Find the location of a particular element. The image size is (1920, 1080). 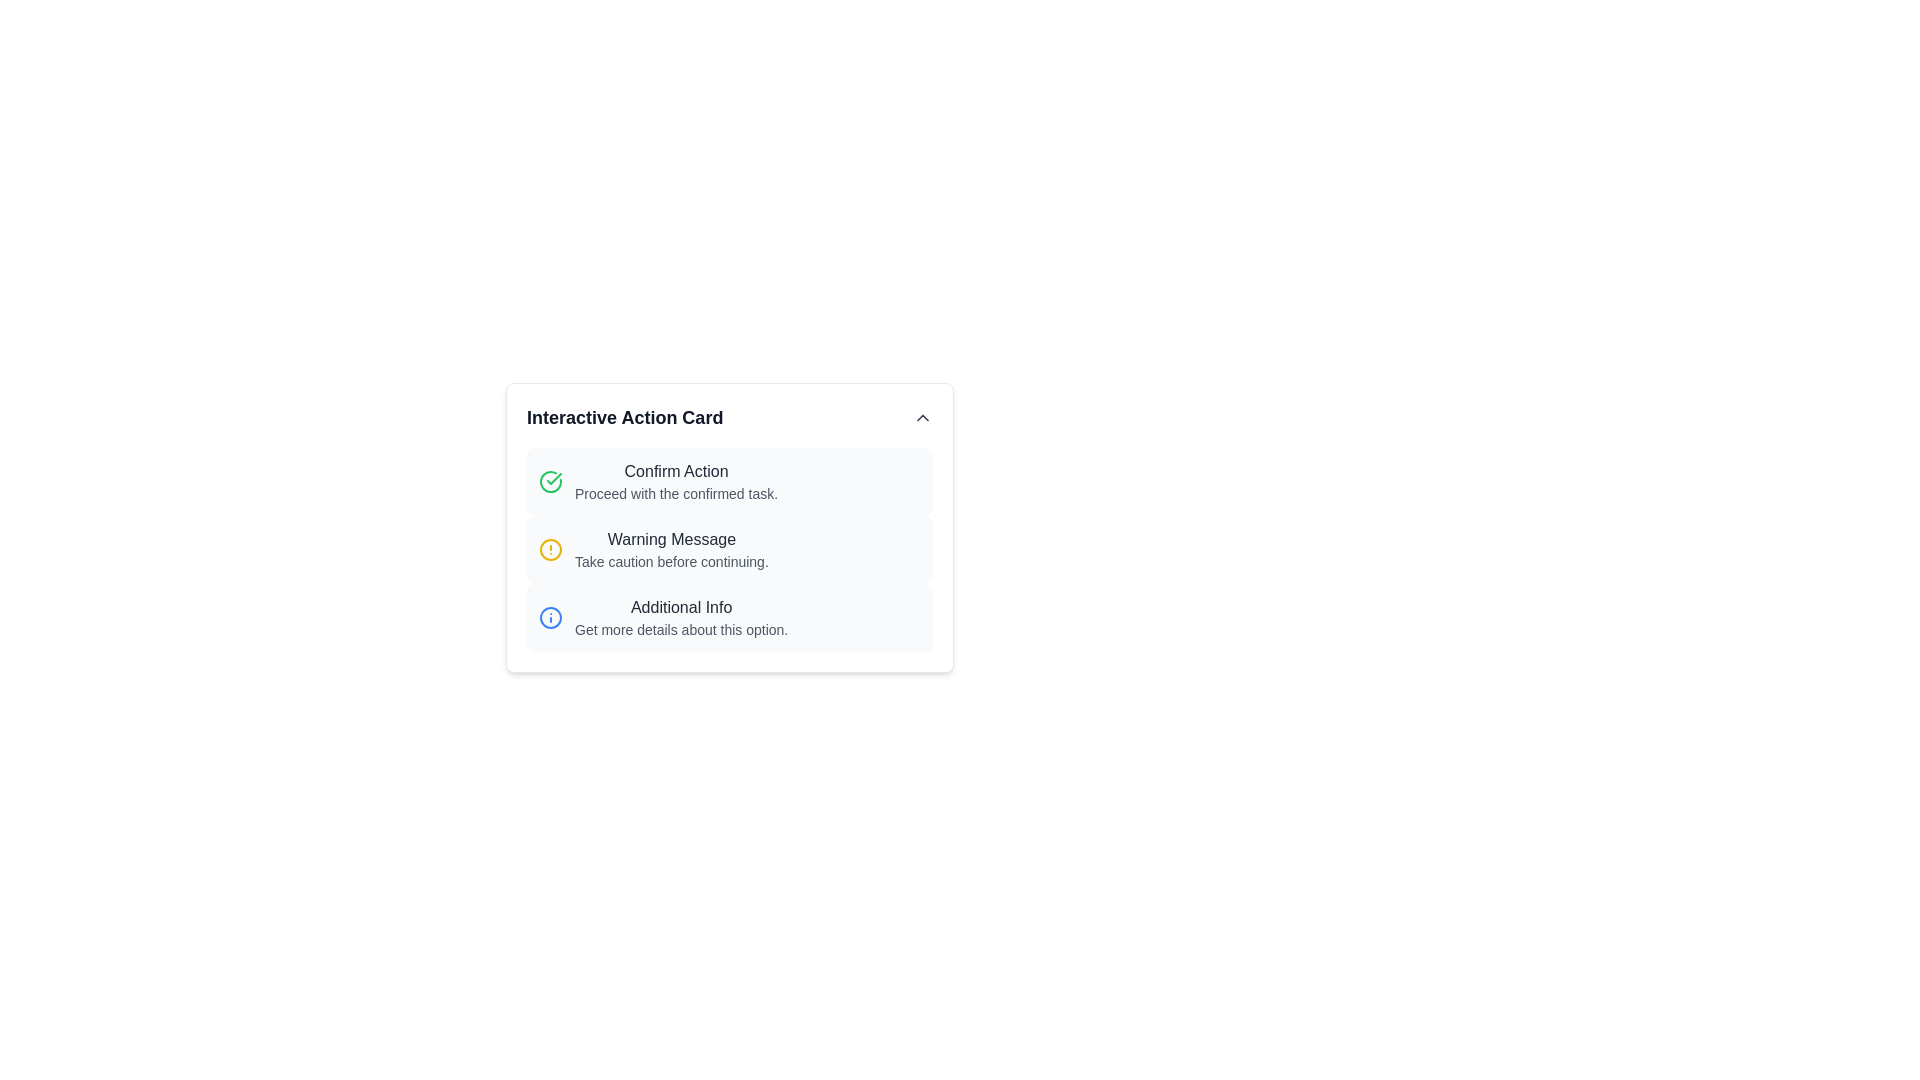

the graphical style of the circular component that forms the outer boundary of the checkmark icon, which is styled with a green color theme indicating success or confirmation is located at coordinates (551, 482).